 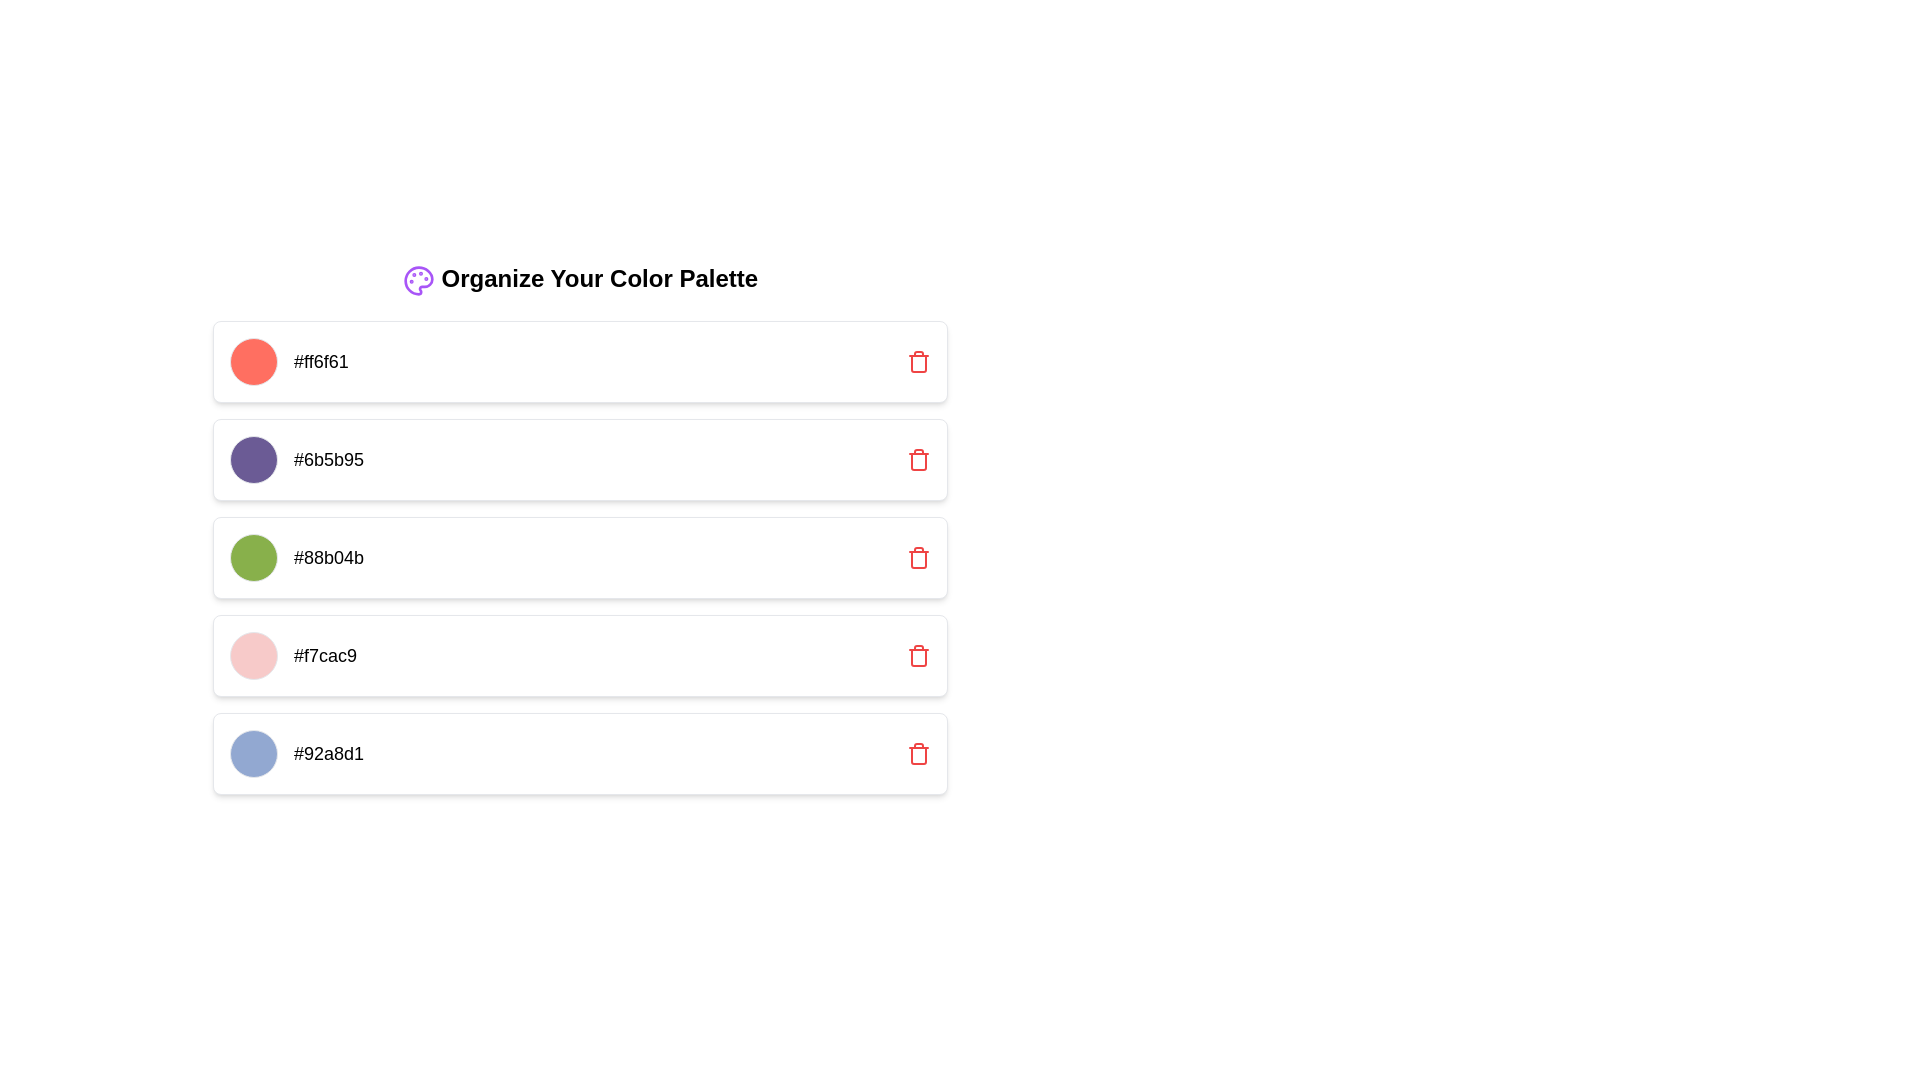 What do you see at coordinates (917, 362) in the screenshot?
I see `the Trash Can/Delete icon located at the far right of the color palette '#ff6f61'` at bounding box center [917, 362].